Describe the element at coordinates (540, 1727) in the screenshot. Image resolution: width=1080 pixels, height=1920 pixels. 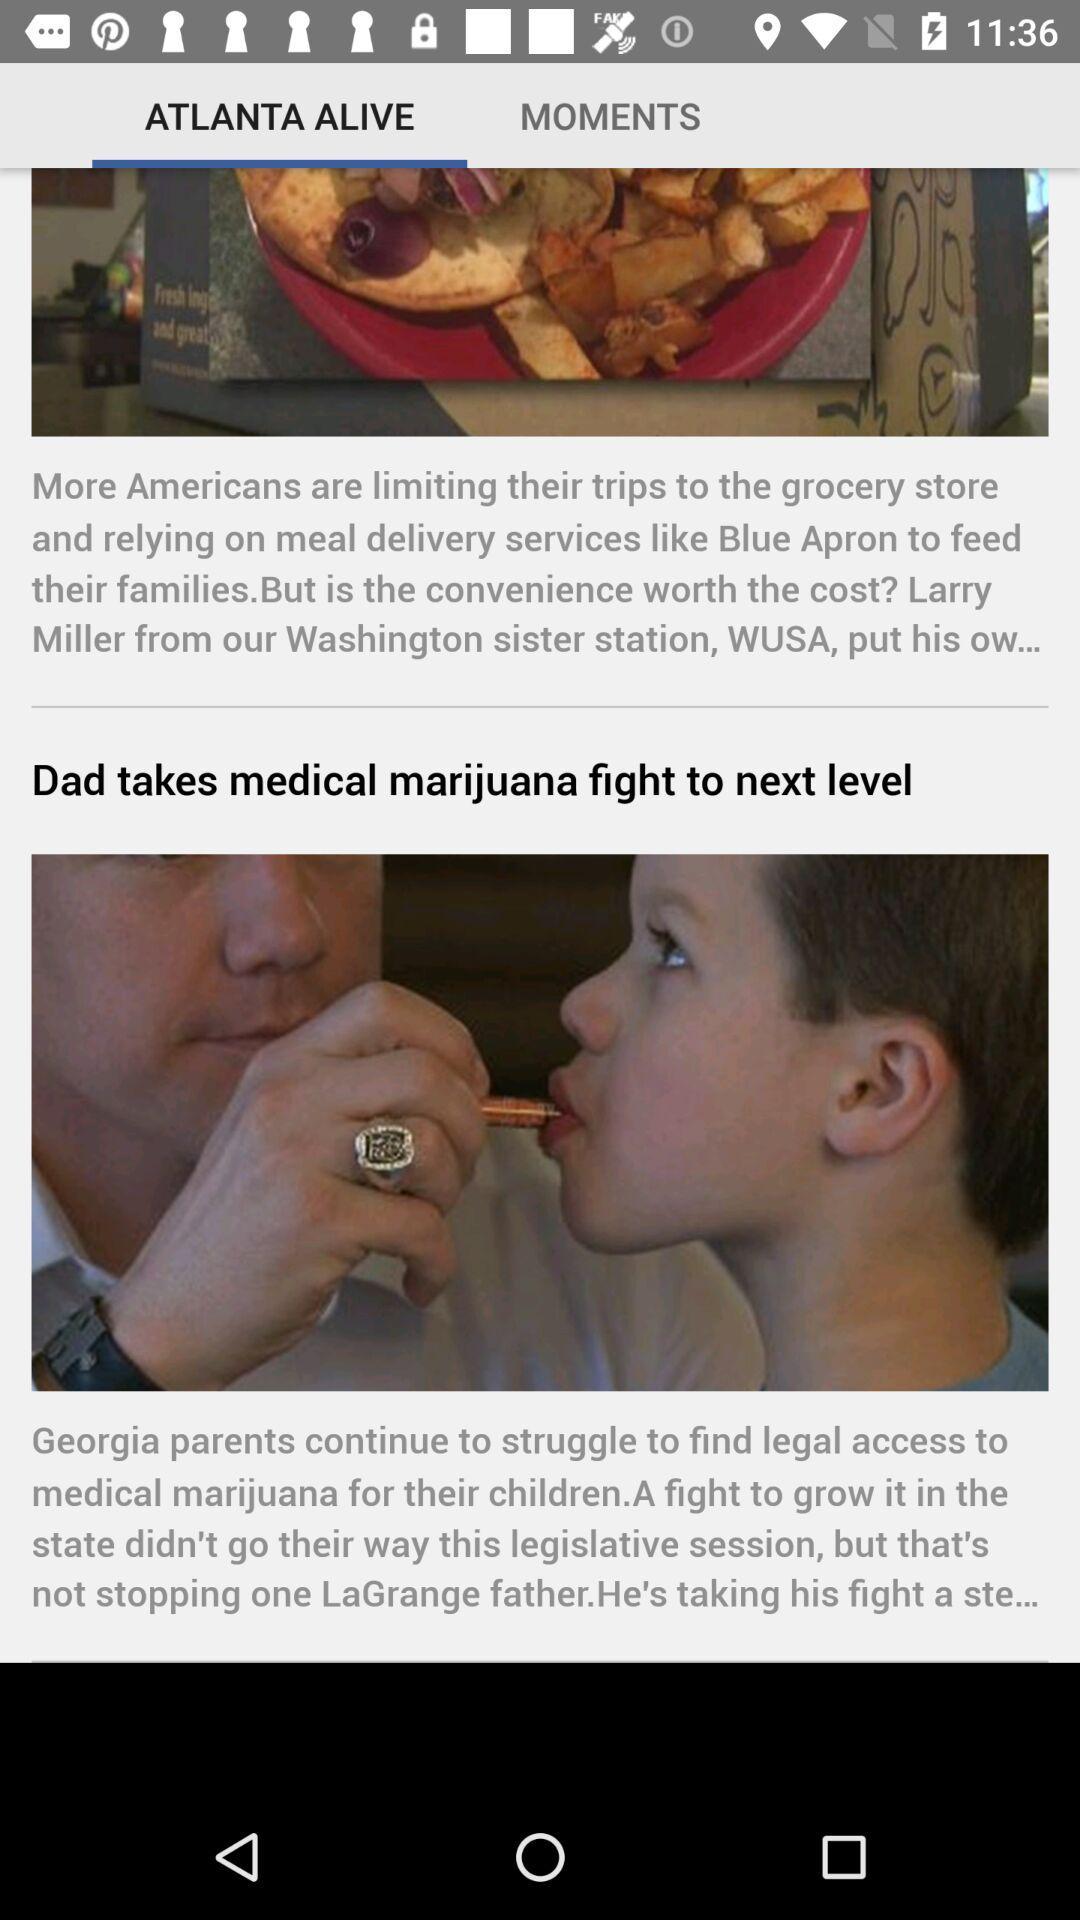
I see `the icon below the georgia parents continue icon` at that location.